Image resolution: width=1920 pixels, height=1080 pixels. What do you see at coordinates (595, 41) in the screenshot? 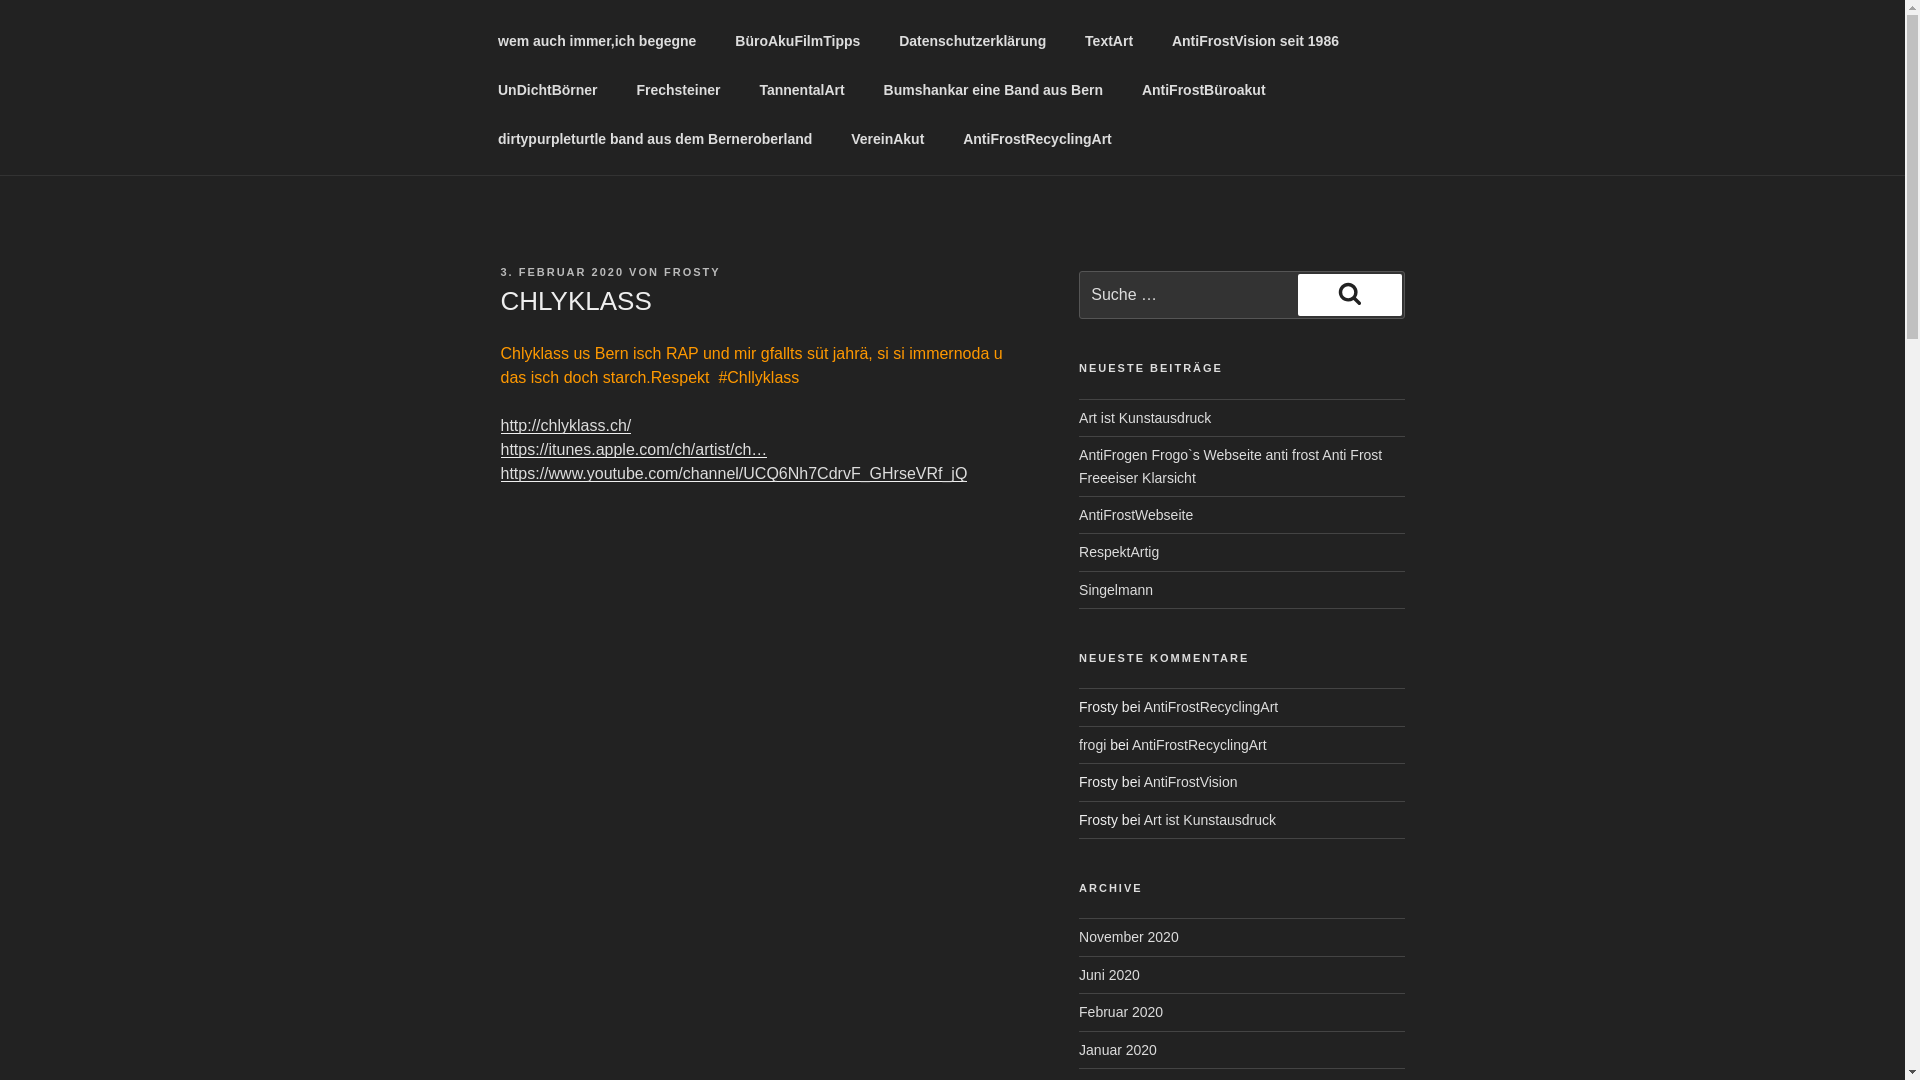
I see `'wem auch immer,ich begegne'` at bounding box center [595, 41].